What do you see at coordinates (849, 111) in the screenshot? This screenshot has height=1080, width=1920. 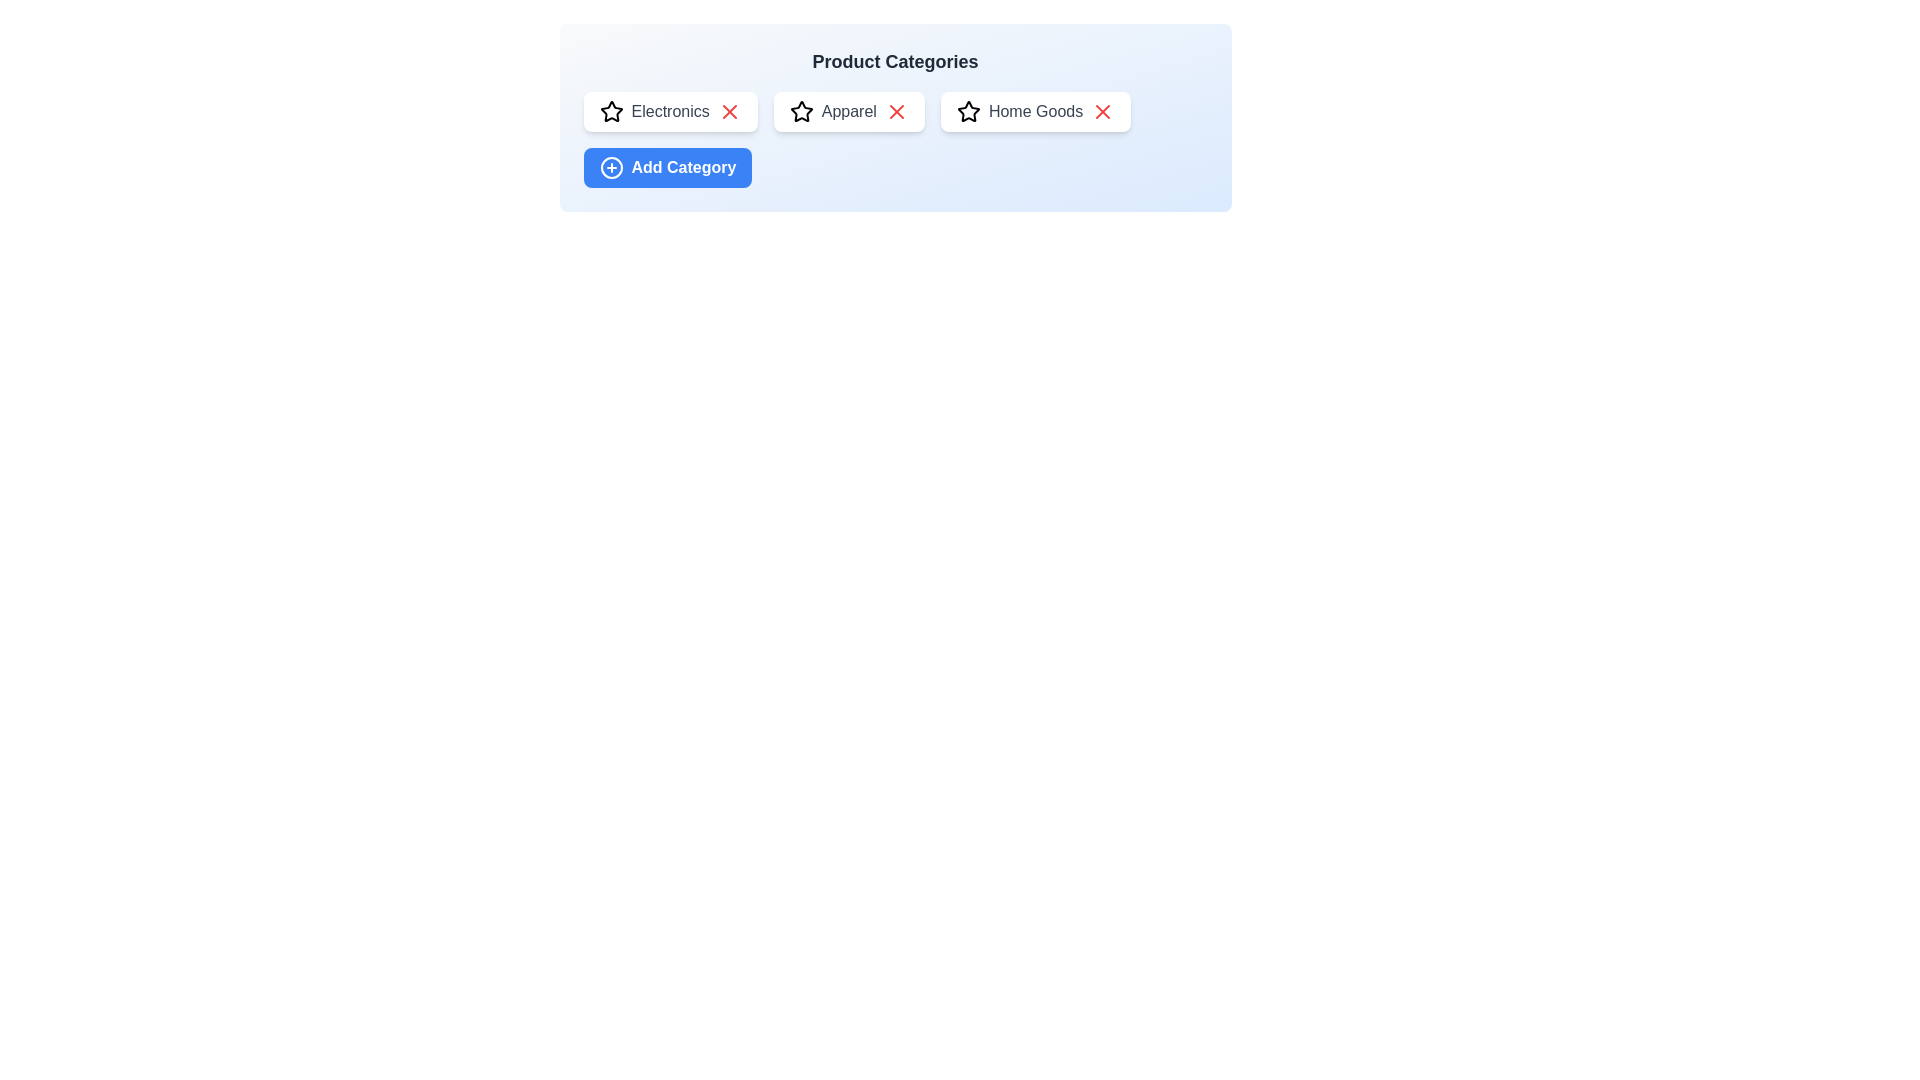 I see `the category name Apparel to select it` at bounding box center [849, 111].